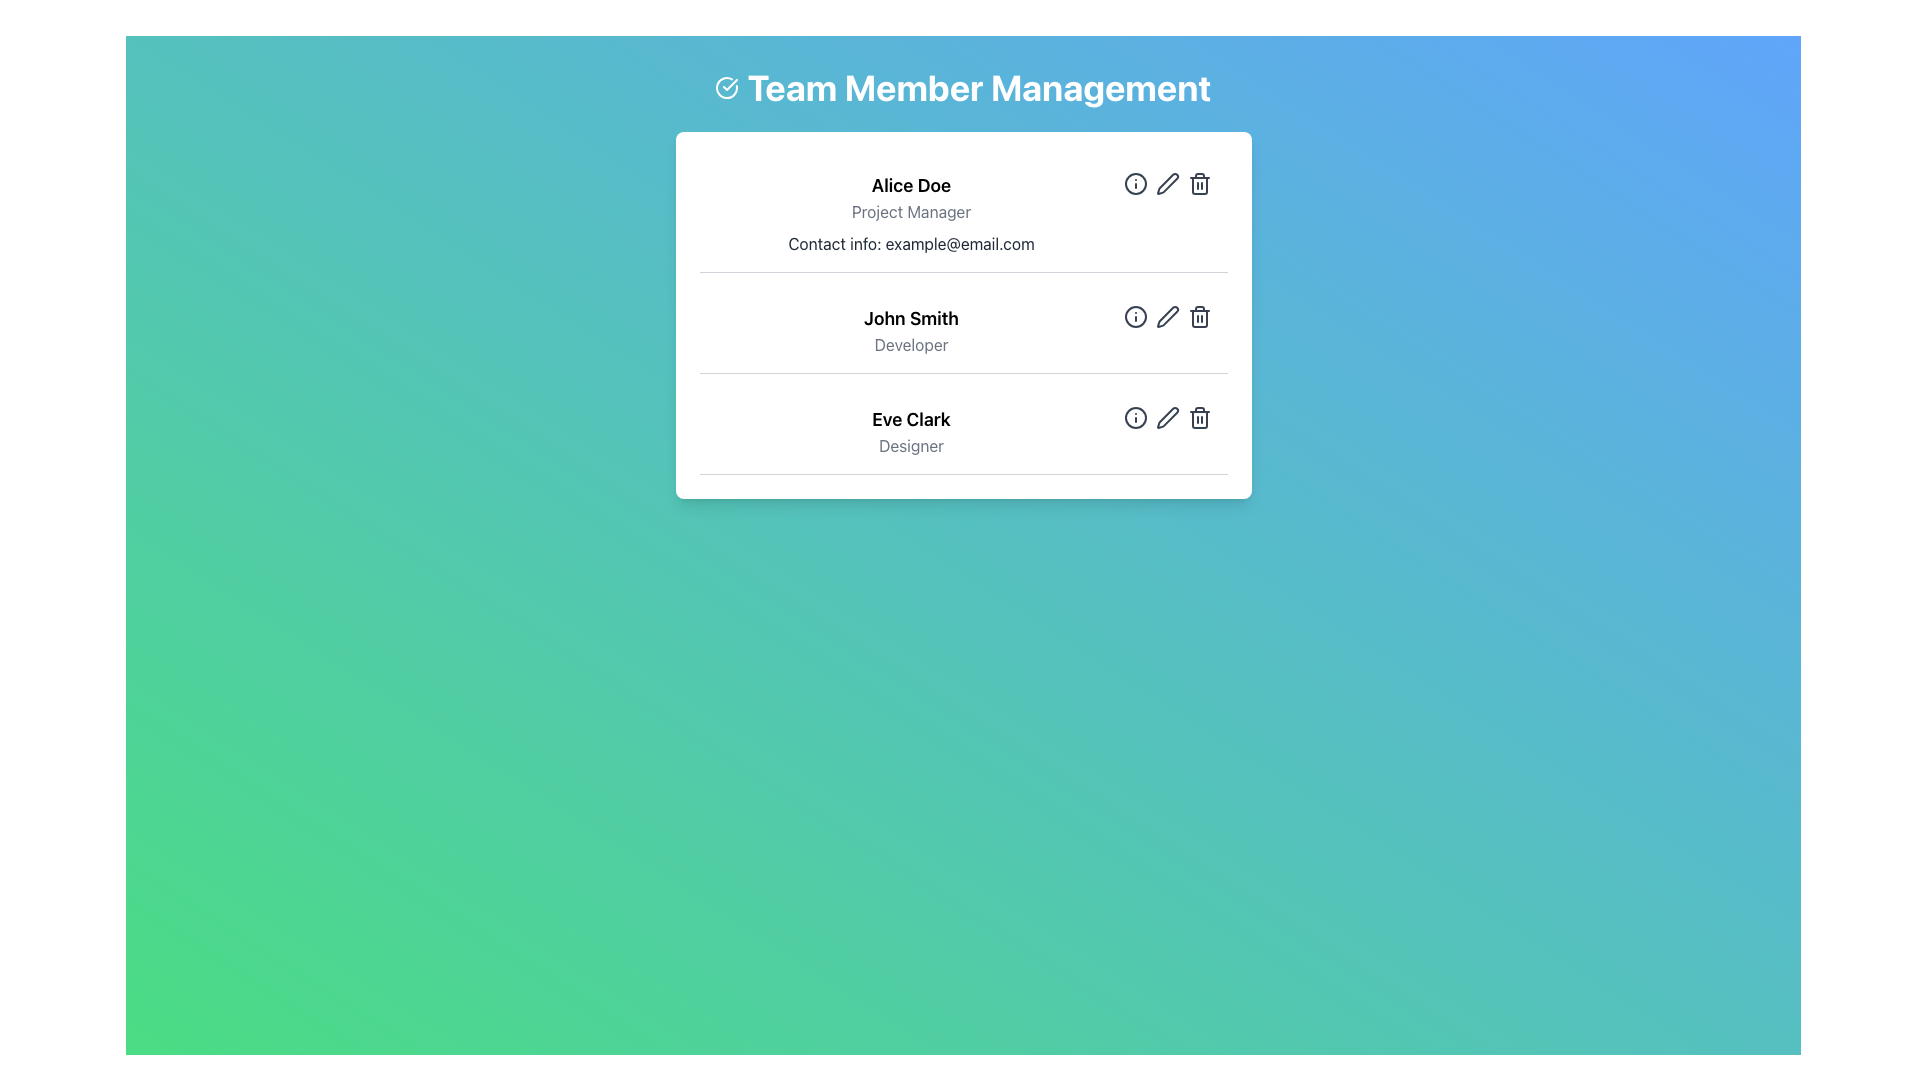 The height and width of the screenshot is (1080, 1920). What do you see at coordinates (1167, 315) in the screenshot?
I see `the pen icon button, which is gray and turns green on hover, located to the right of the 'John Smith' entry in the list and positioned between the 'info' icon and the 'remove' icon` at bounding box center [1167, 315].